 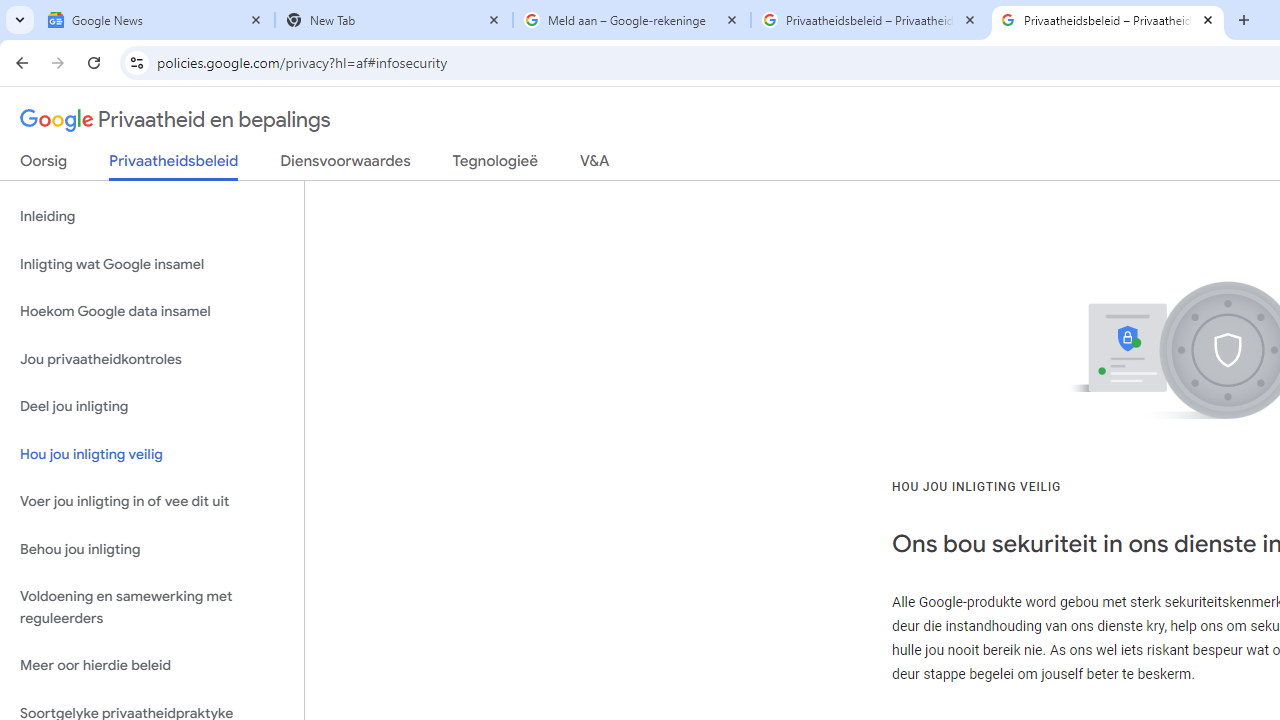 What do you see at coordinates (151, 358) in the screenshot?
I see `'Jou privaatheidkontroles'` at bounding box center [151, 358].